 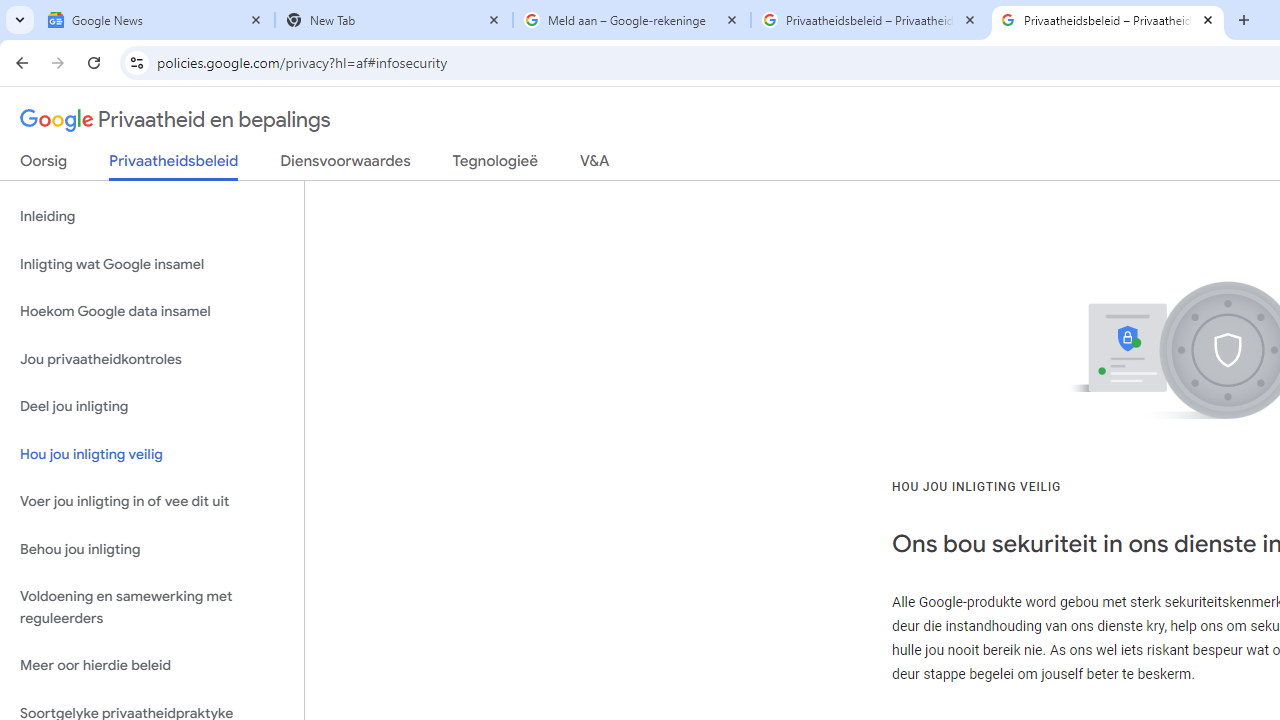 What do you see at coordinates (151, 358) in the screenshot?
I see `'Jou privaatheidkontroles'` at bounding box center [151, 358].